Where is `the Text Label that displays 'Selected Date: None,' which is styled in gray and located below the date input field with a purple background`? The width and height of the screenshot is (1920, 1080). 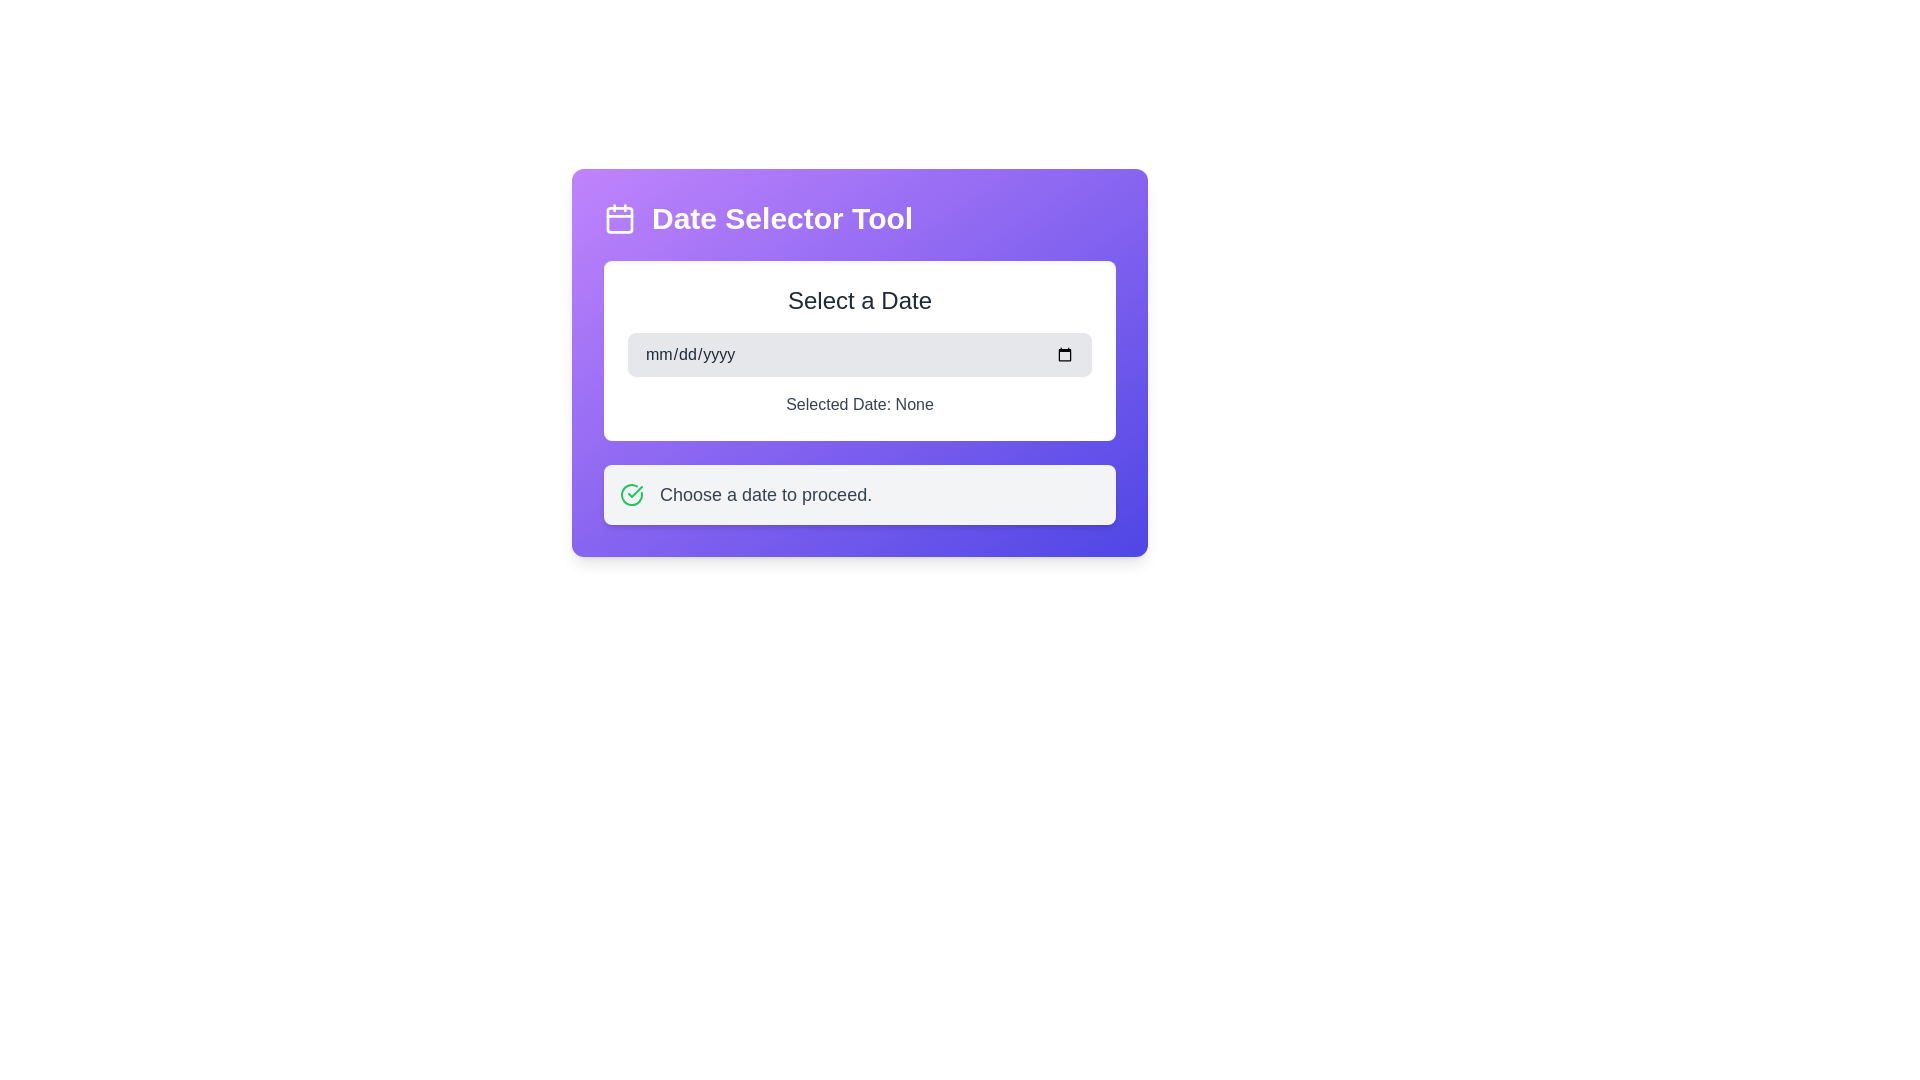
the Text Label that displays 'Selected Date: None,' which is styled in gray and located below the date input field with a purple background is located at coordinates (859, 405).